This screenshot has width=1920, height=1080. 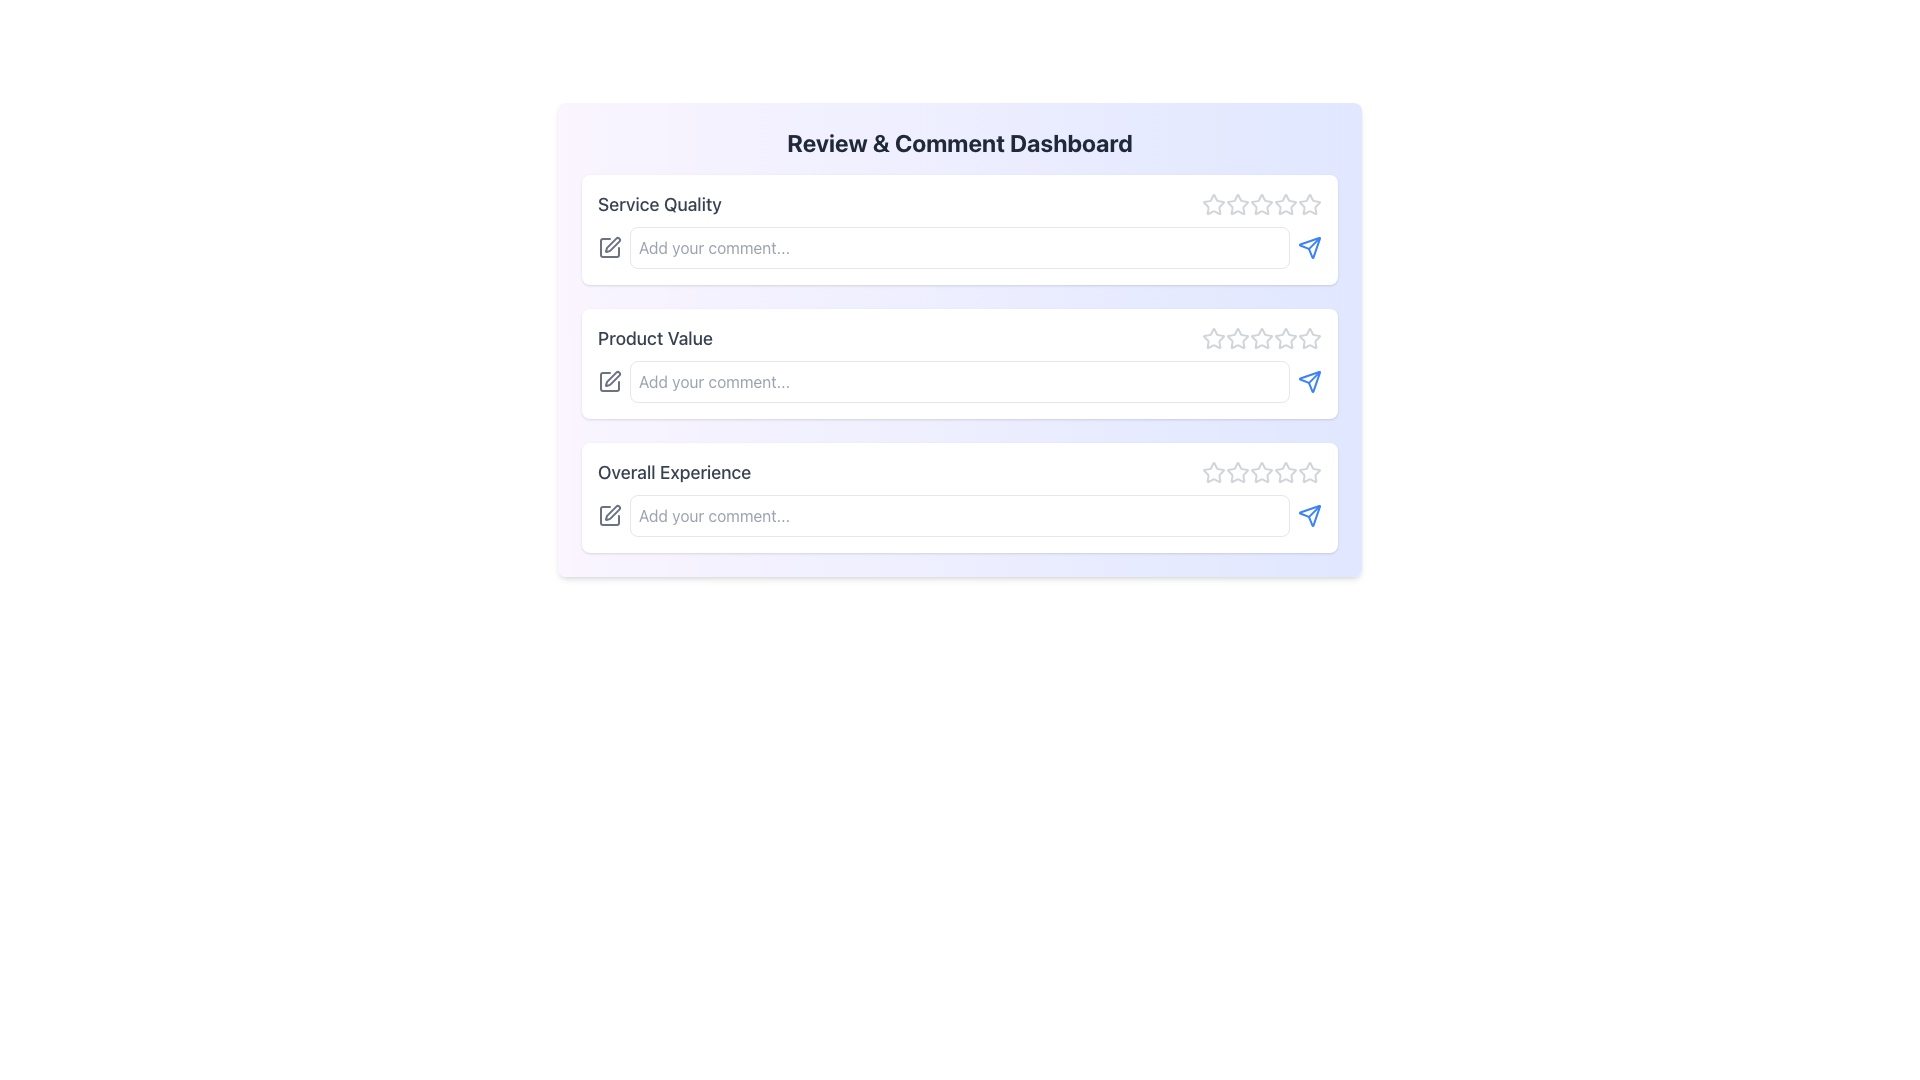 I want to click on the graphic icon associated with the 'Service Quality' label, which suggests functionality for editing or entering comments, so click(x=612, y=244).